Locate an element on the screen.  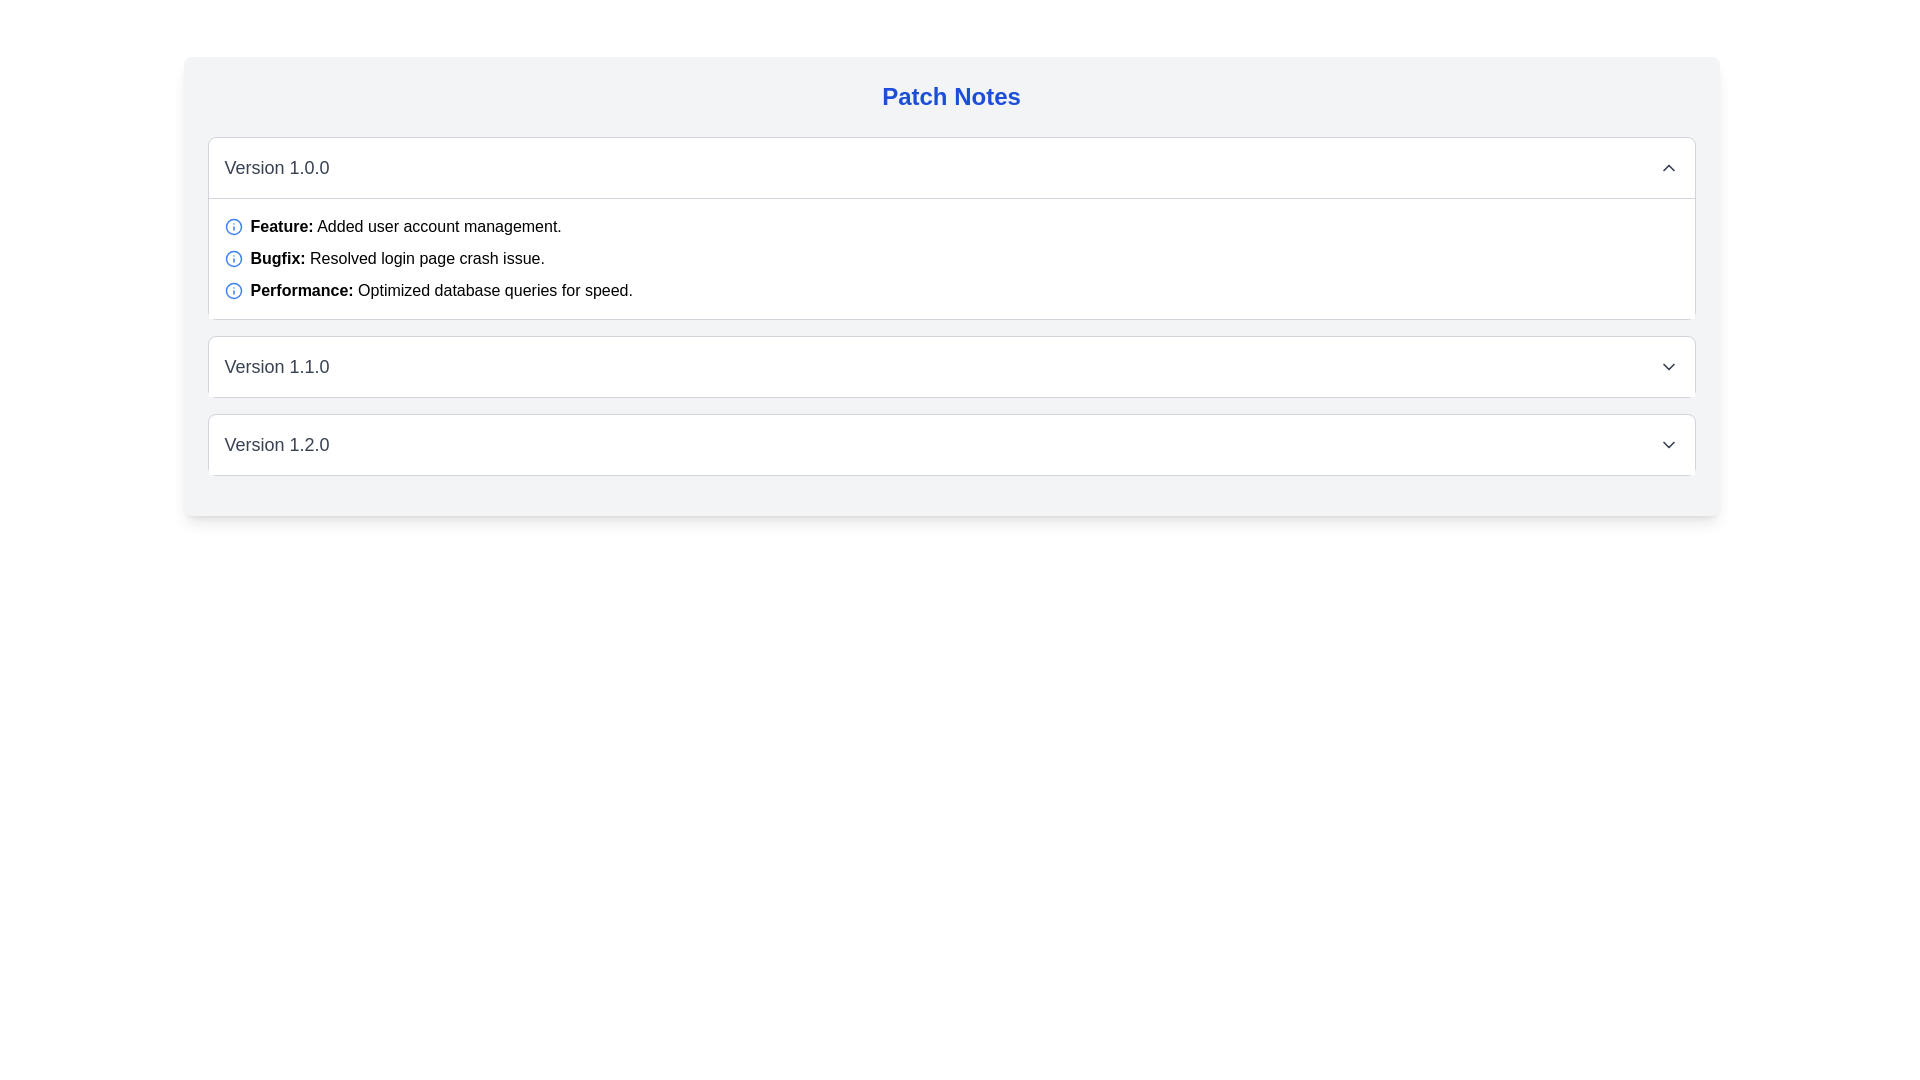
the blue circular information icon located to the far left of the text 'Bugfix: Resolved login page crash issue.' in the second row under 'Version 1.0.0.' is located at coordinates (233, 257).